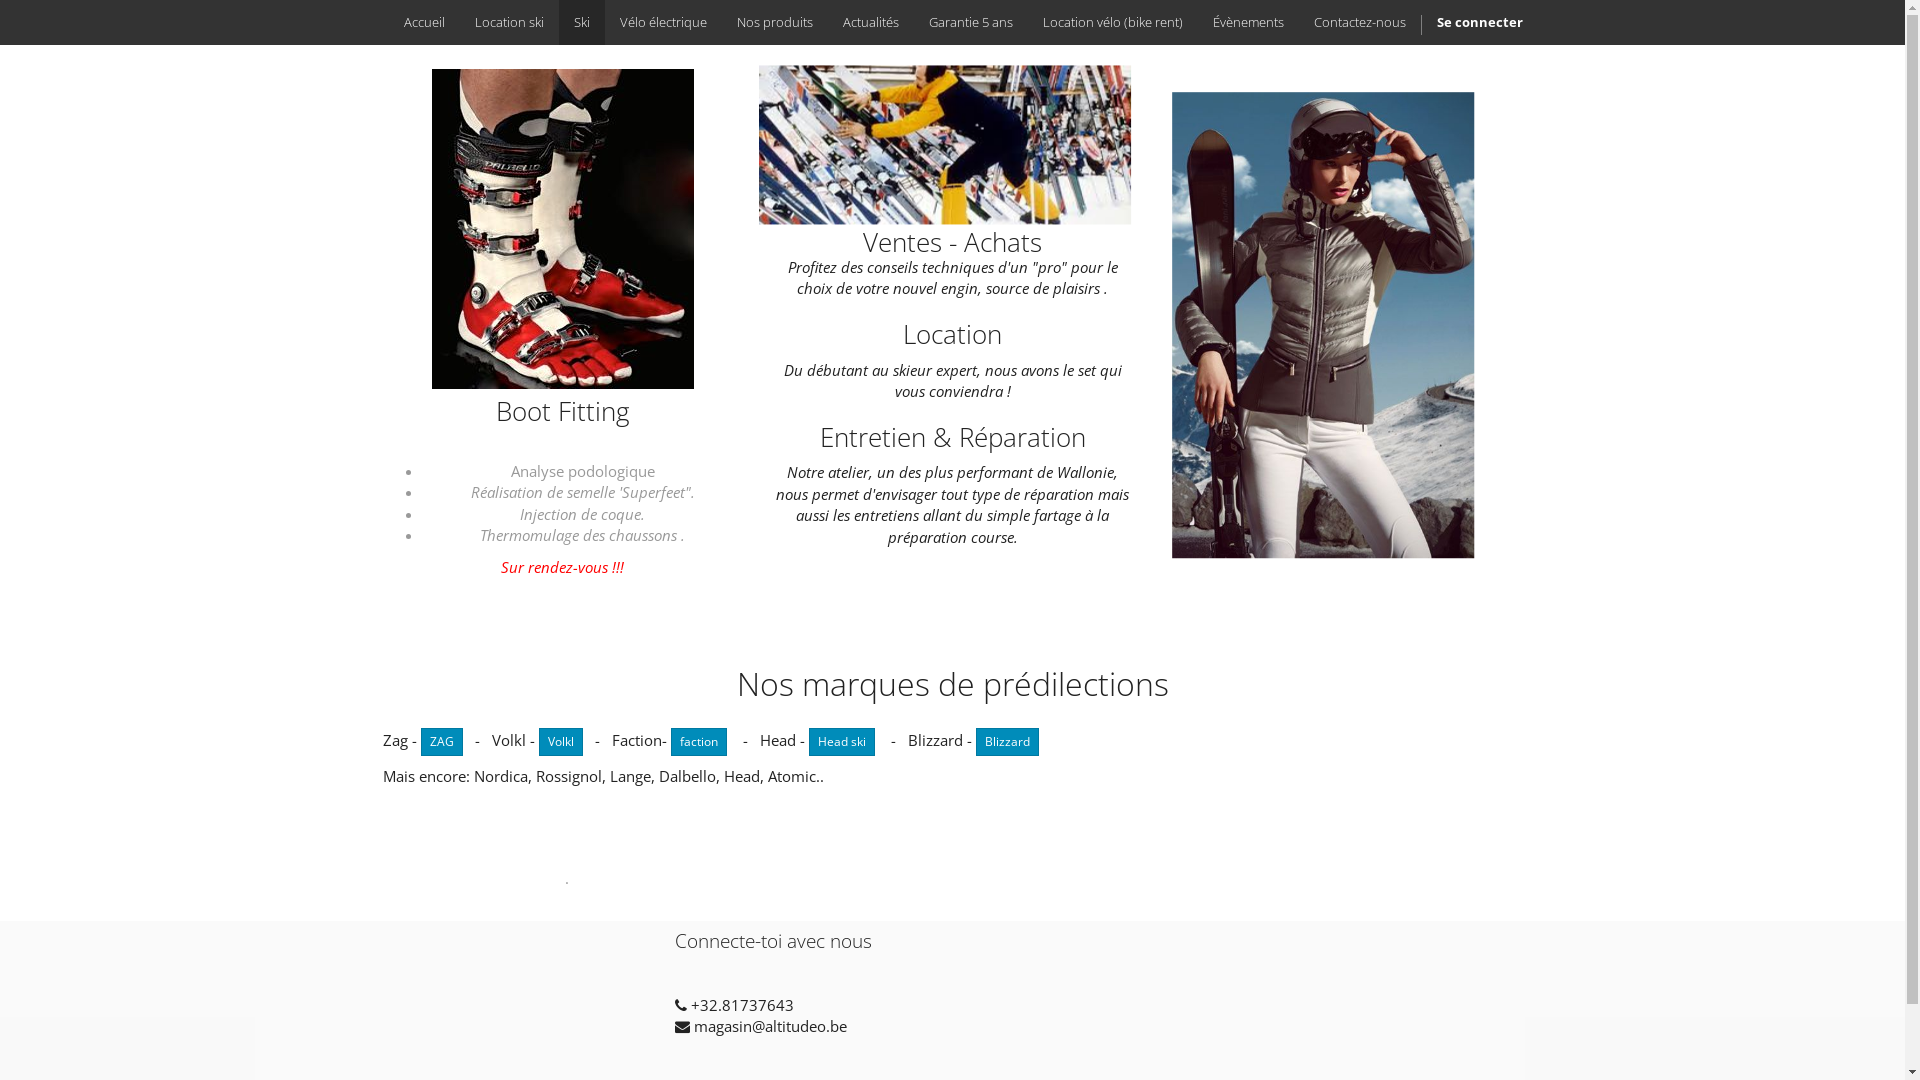 The image size is (1920, 1080). I want to click on 'Blizzard', so click(975, 741).